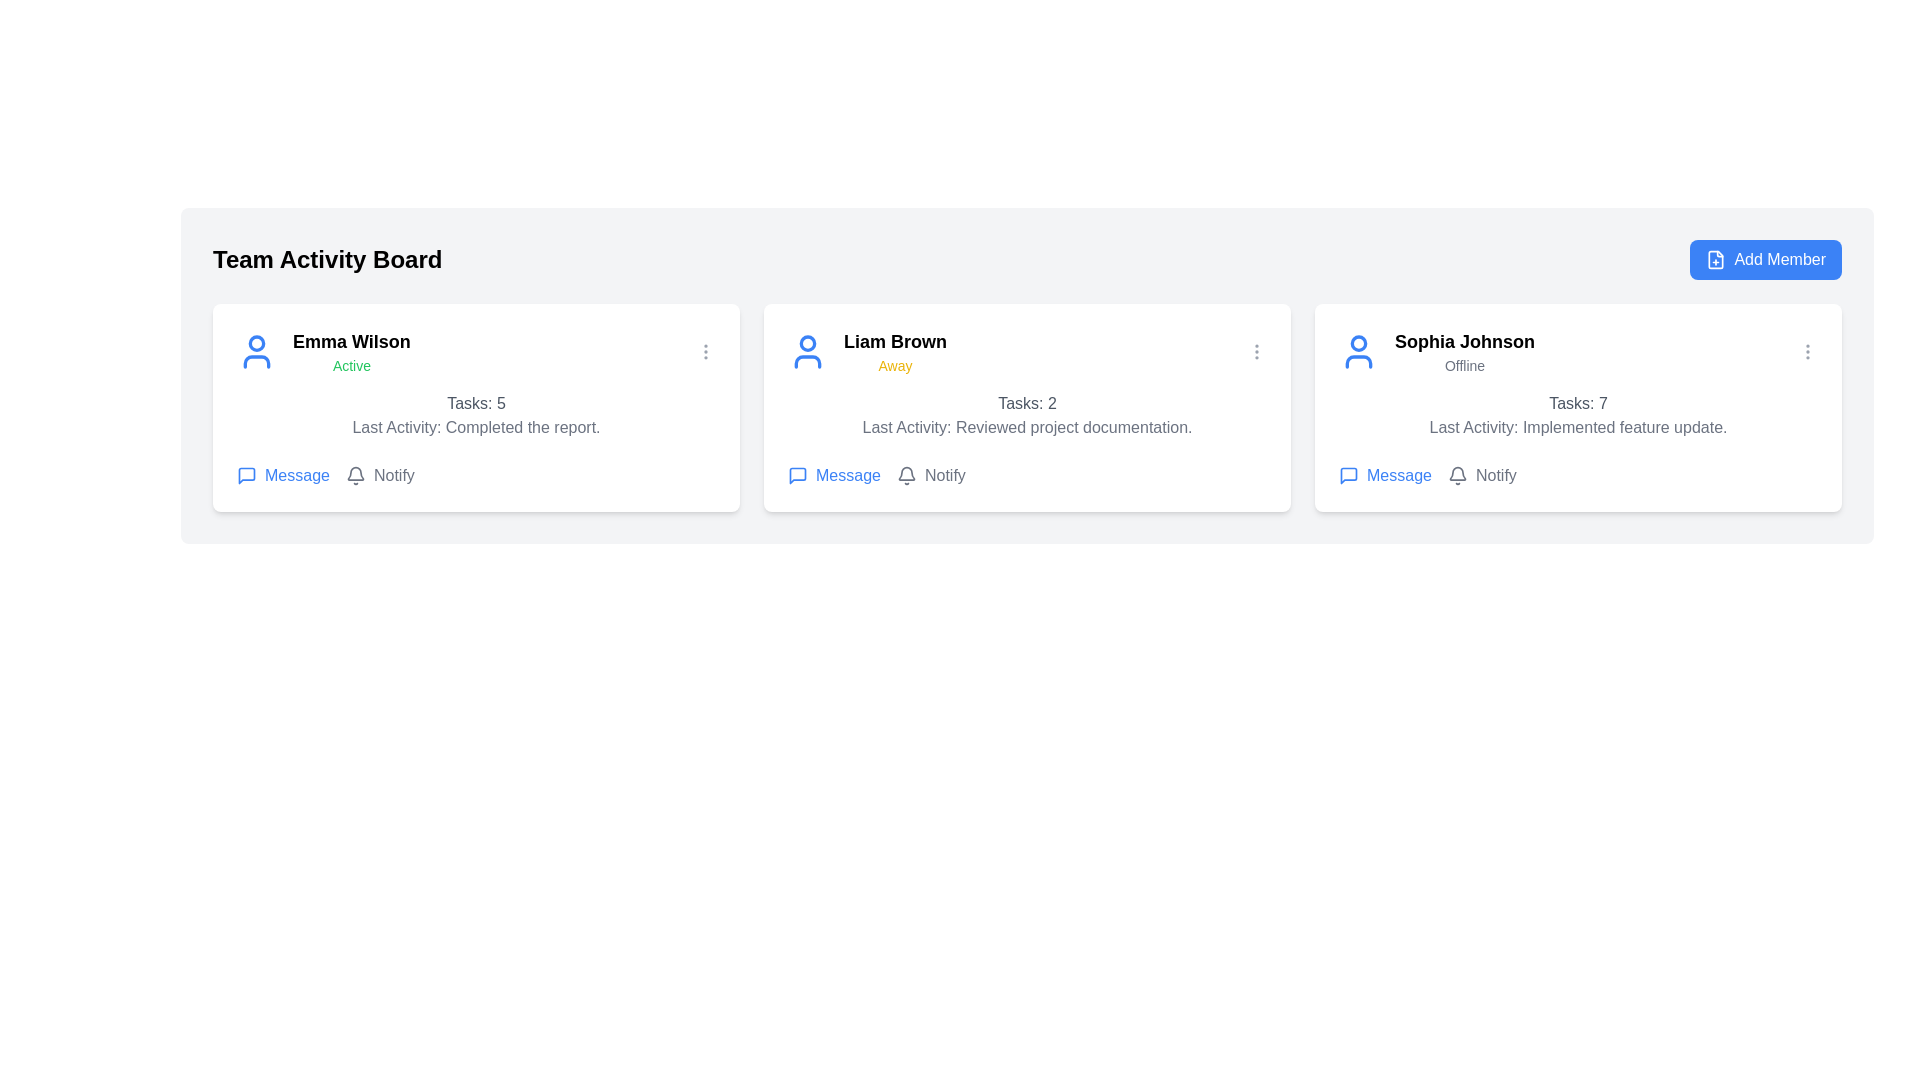 The width and height of the screenshot is (1920, 1080). What do you see at coordinates (1256, 350) in the screenshot?
I see `the menu toggle button located at the top-right corner of Liam Brown's user card` at bounding box center [1256, 350].